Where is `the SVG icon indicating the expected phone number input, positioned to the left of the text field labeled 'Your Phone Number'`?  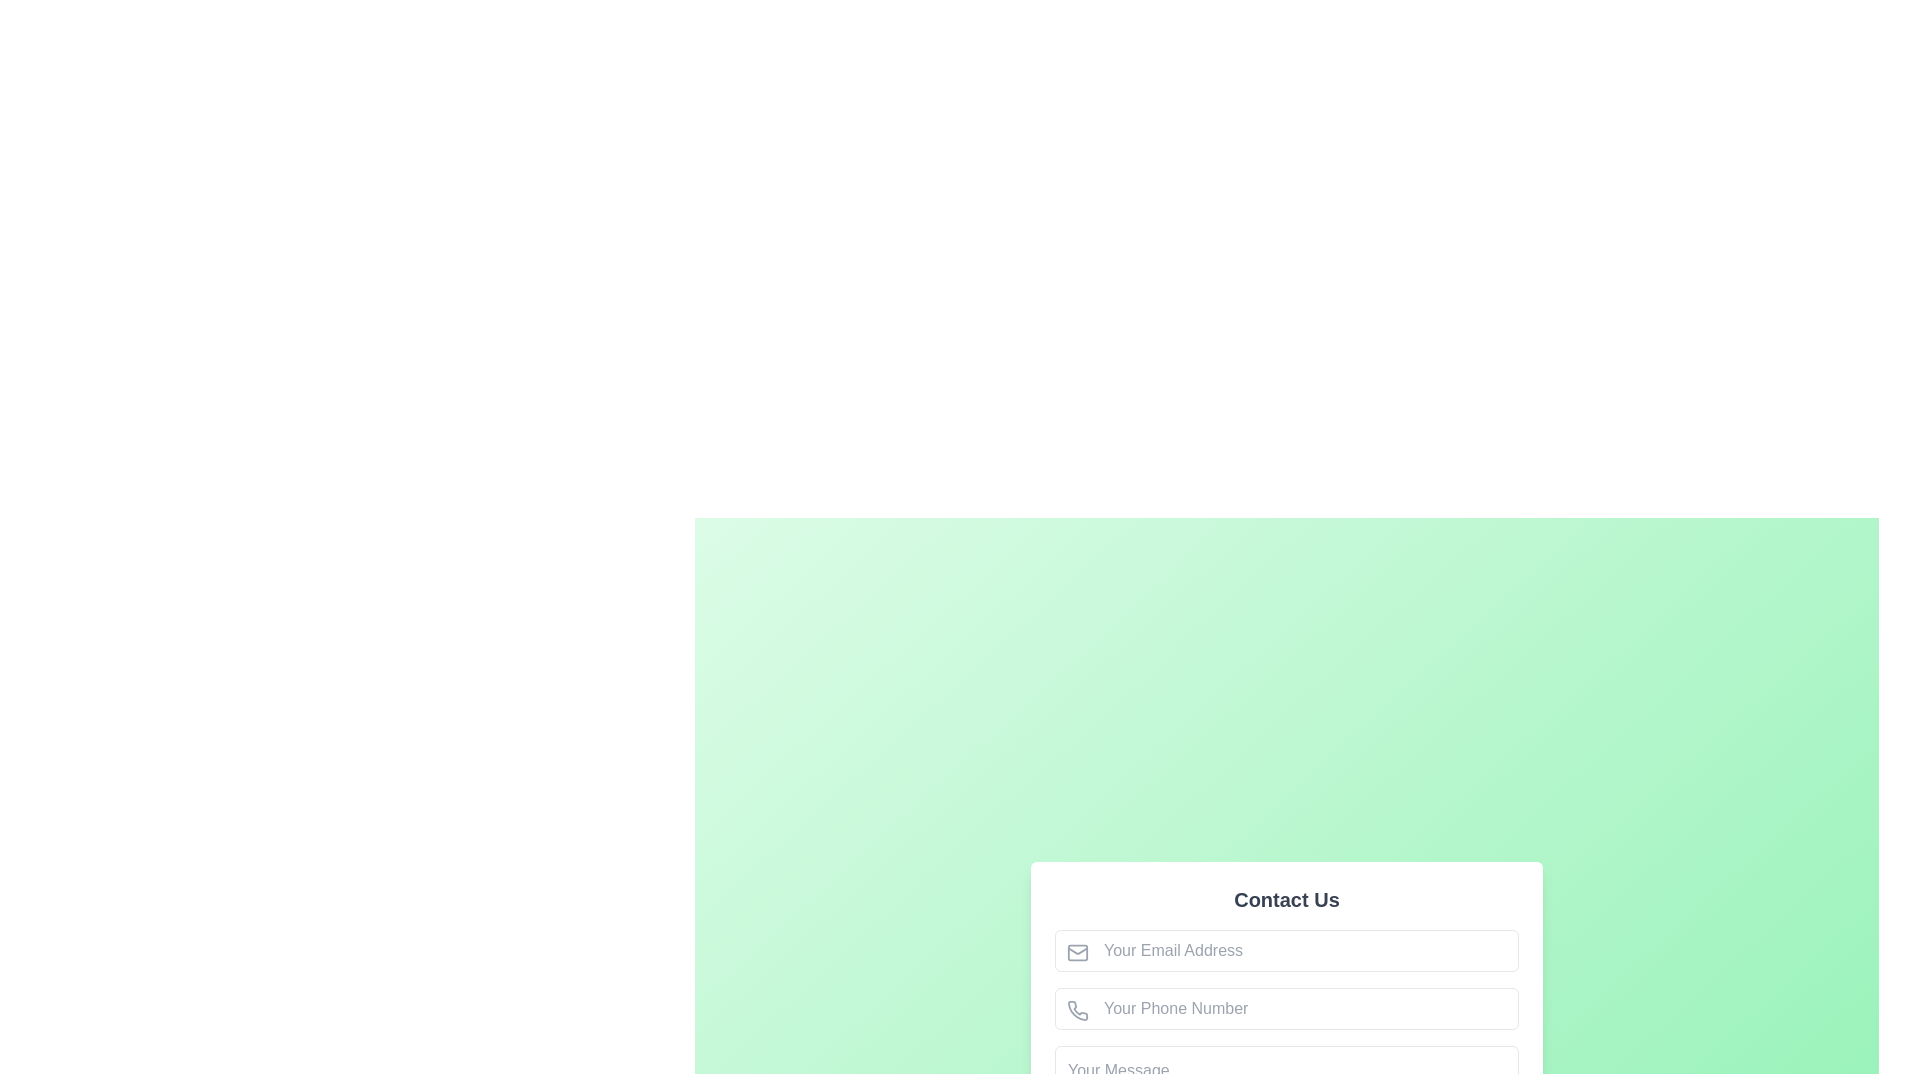 the SVG icon indicating the expected phone number input, positioned to the left of the text field labeled 'Your Phone Number' is located at coordinates (1077, 1010).